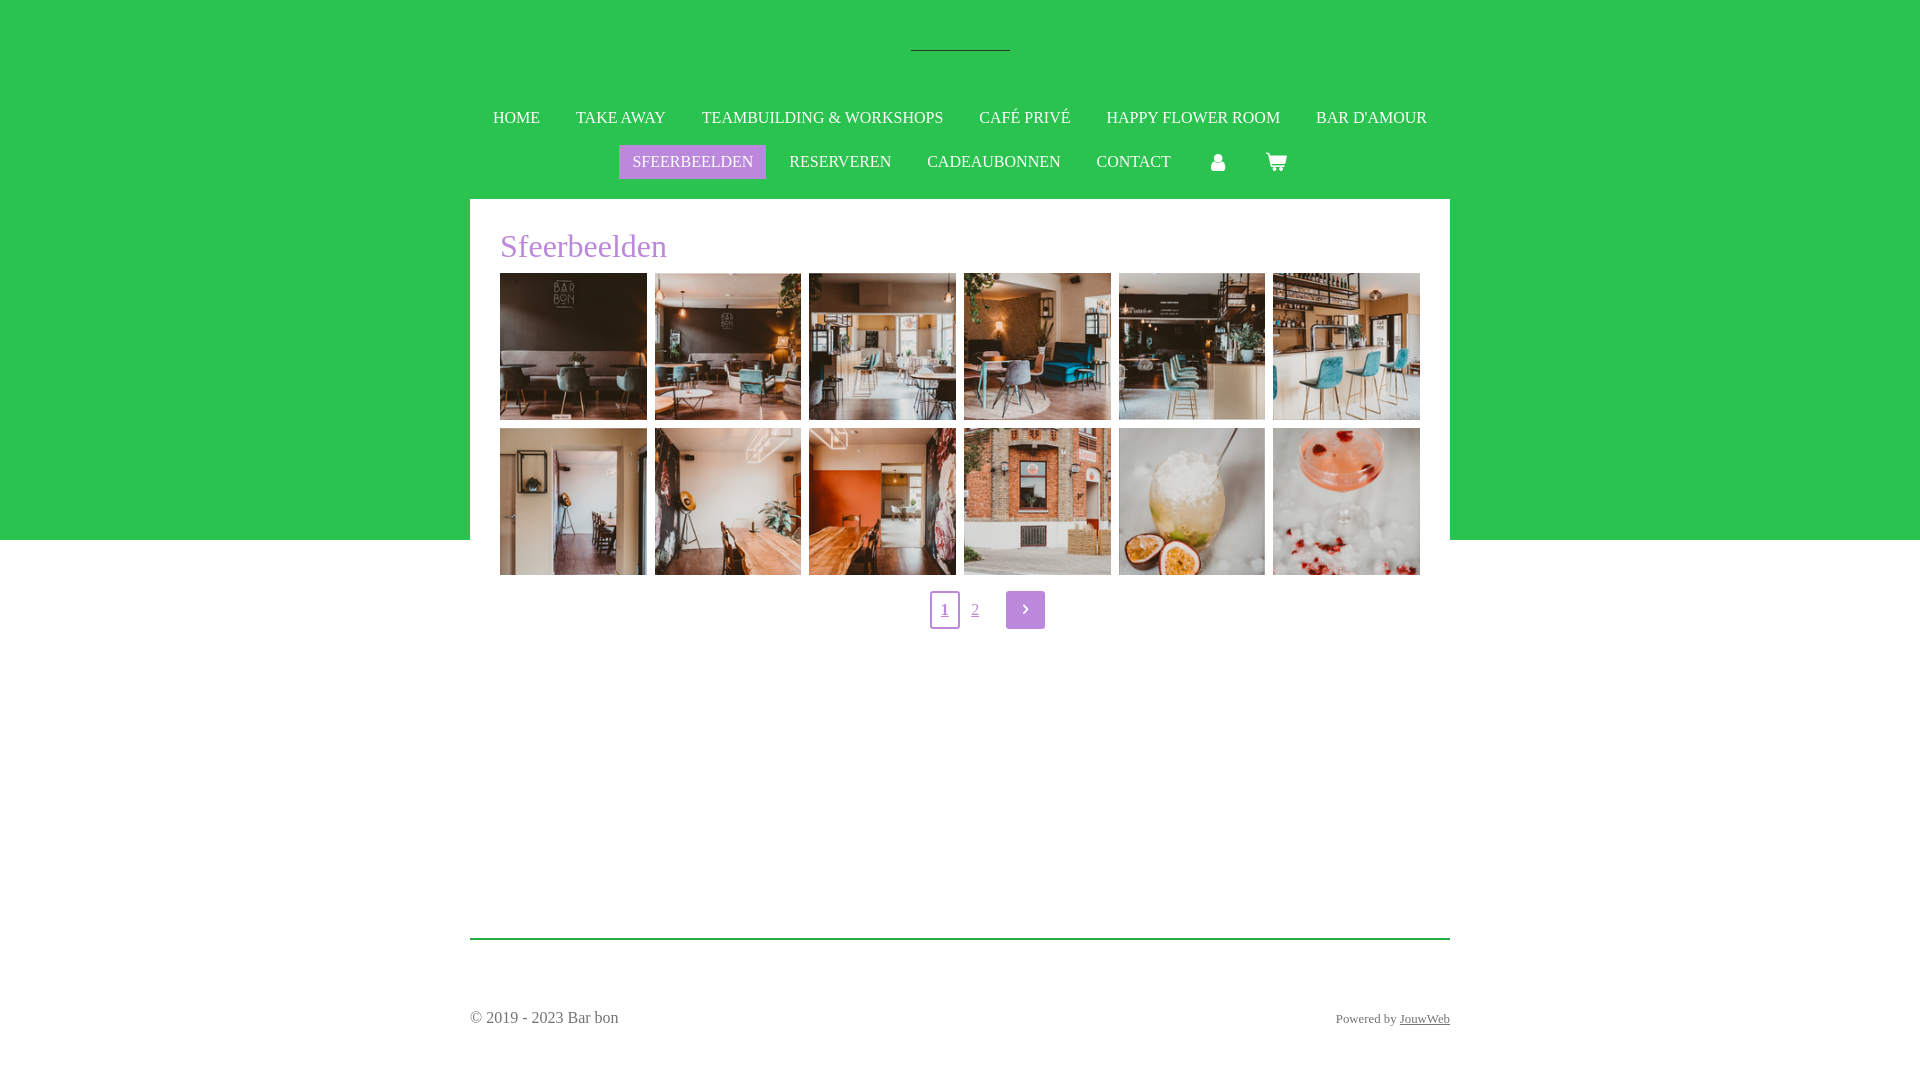 Image resolution: width=1920 pixels, height=1080 pixels. What do you see at coordinates (1370, 118) in the screenshot?
I see `'BAR D'AMOUR'` at bounding box center [1370, 118].